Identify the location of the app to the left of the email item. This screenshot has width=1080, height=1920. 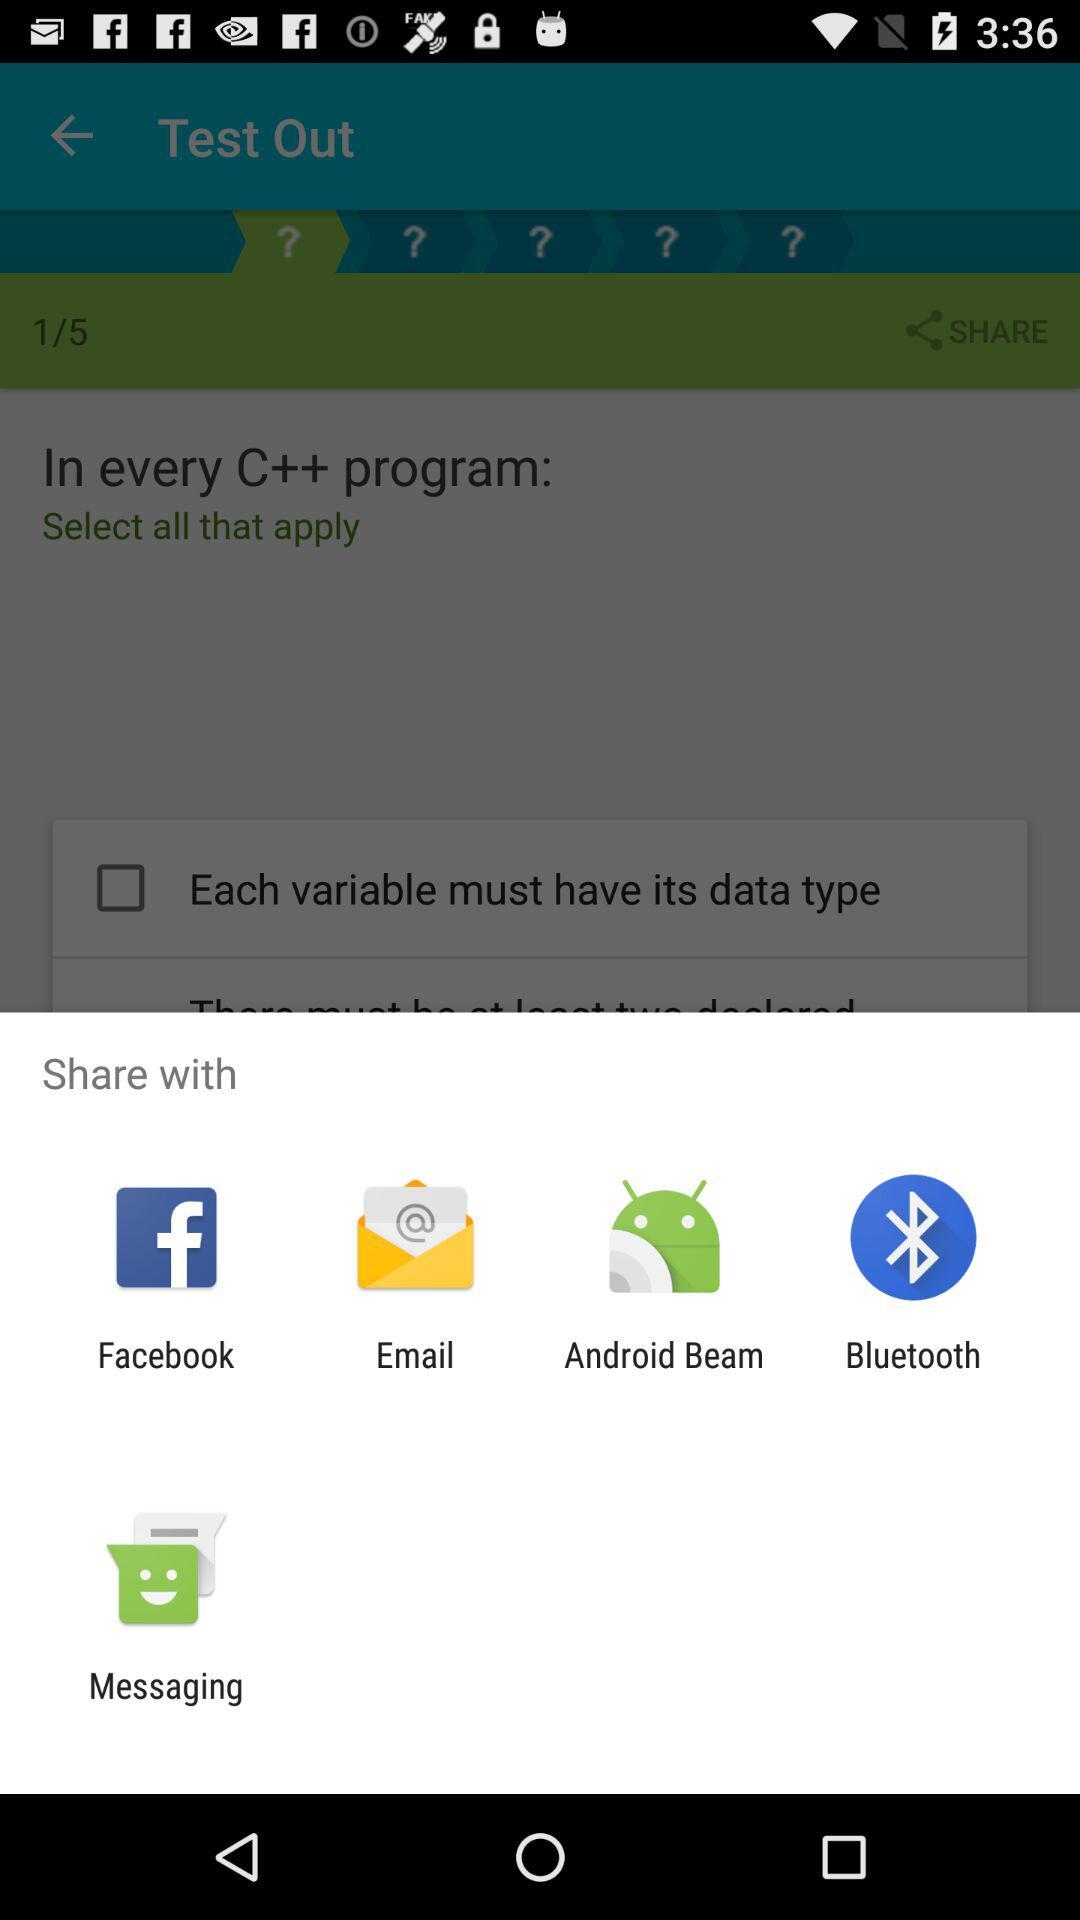
(165, 1374).